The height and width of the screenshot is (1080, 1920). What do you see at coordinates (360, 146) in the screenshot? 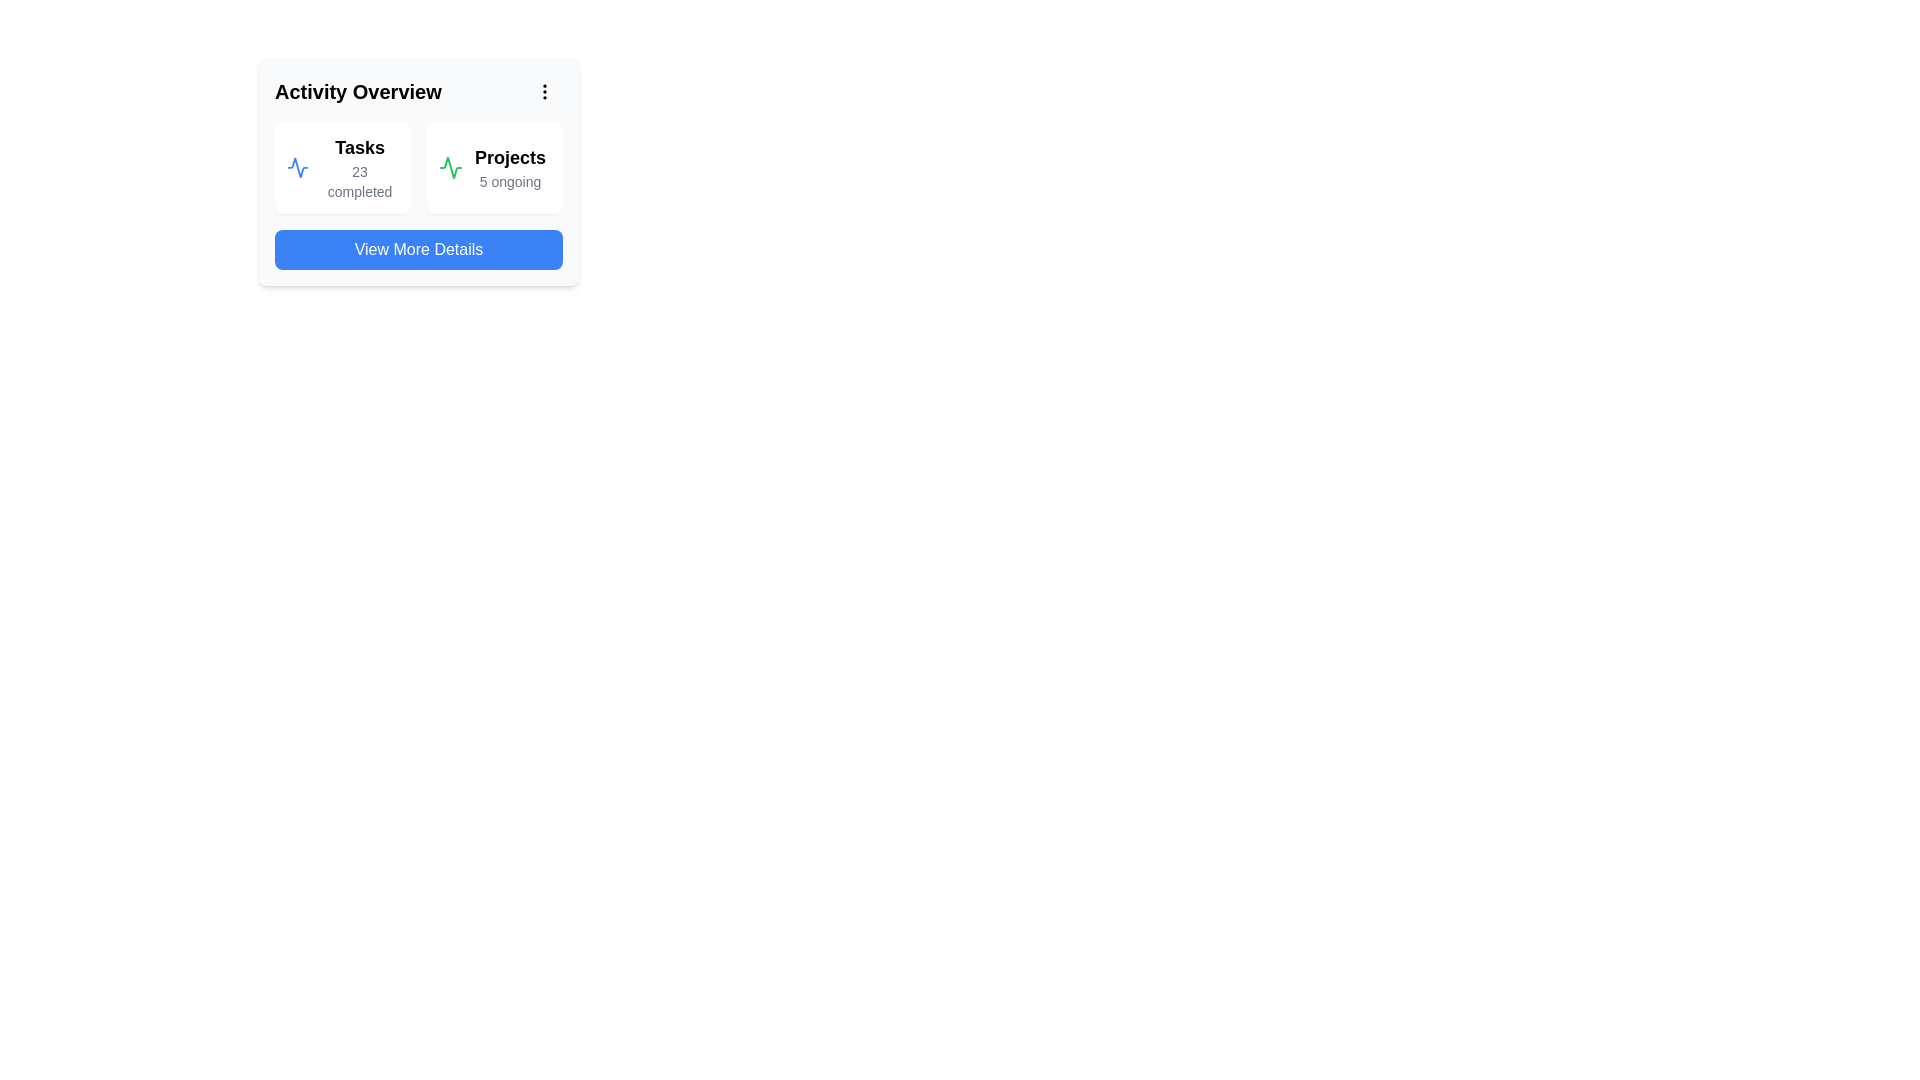
I see `text of the 'Tasks' label, which is prominently displayed in bold at the top of a card layout, above the '23 completed' text` at bounding box center [360, 146].